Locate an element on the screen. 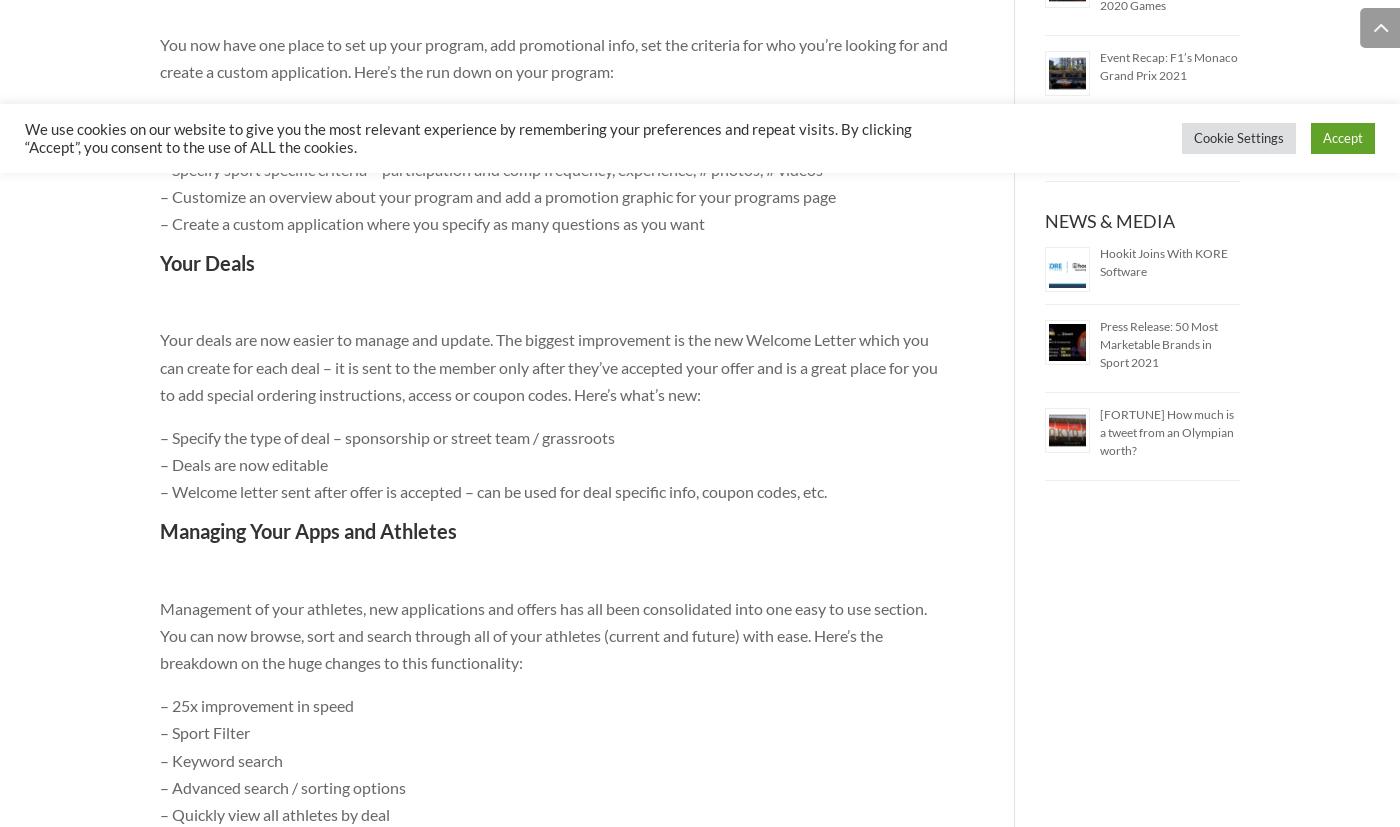 The height and width of the screenshot is (827, 1400). 'Press Release: 50 Most Marketable Brands in Sport 2021' is located at coordinates (1157, 344).